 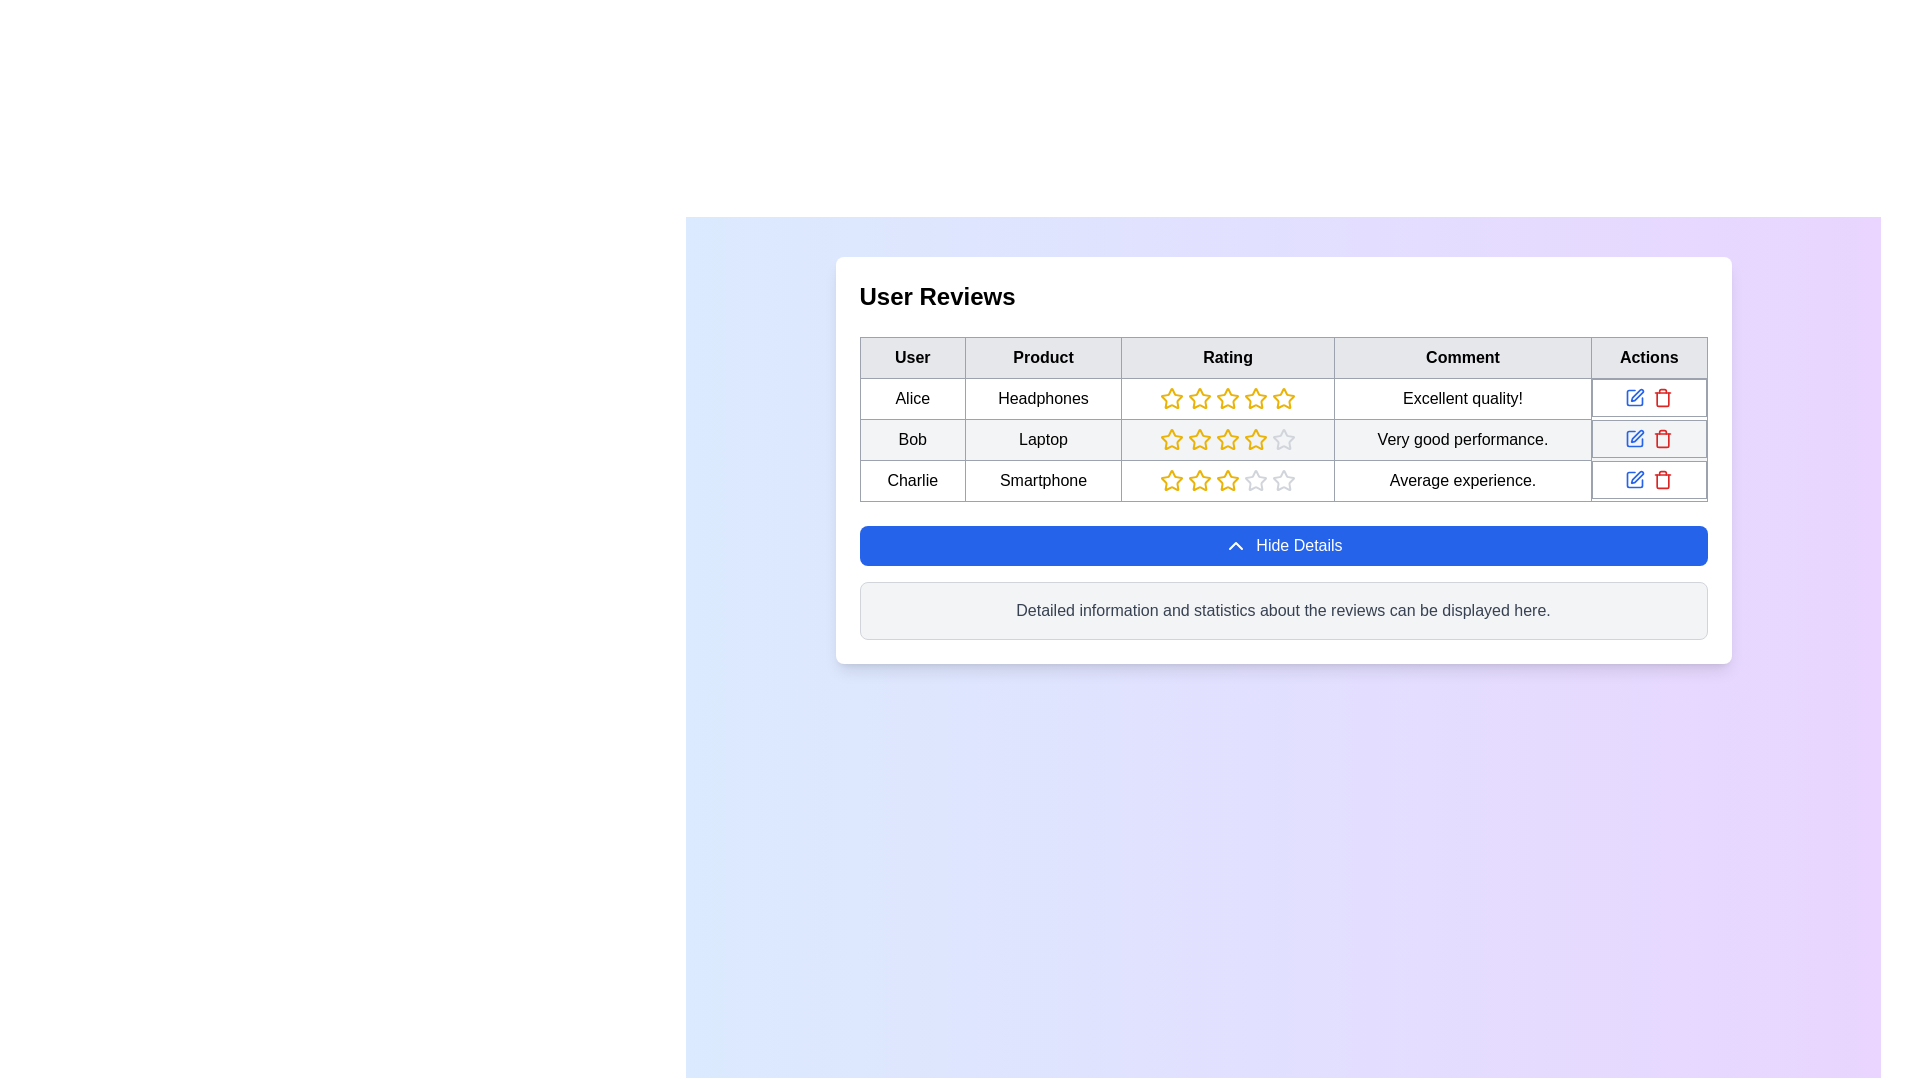 I want to click on central vertical rectangle of the trash icon in the action column of the user review table for its properties, so click(x=1662, y=398).